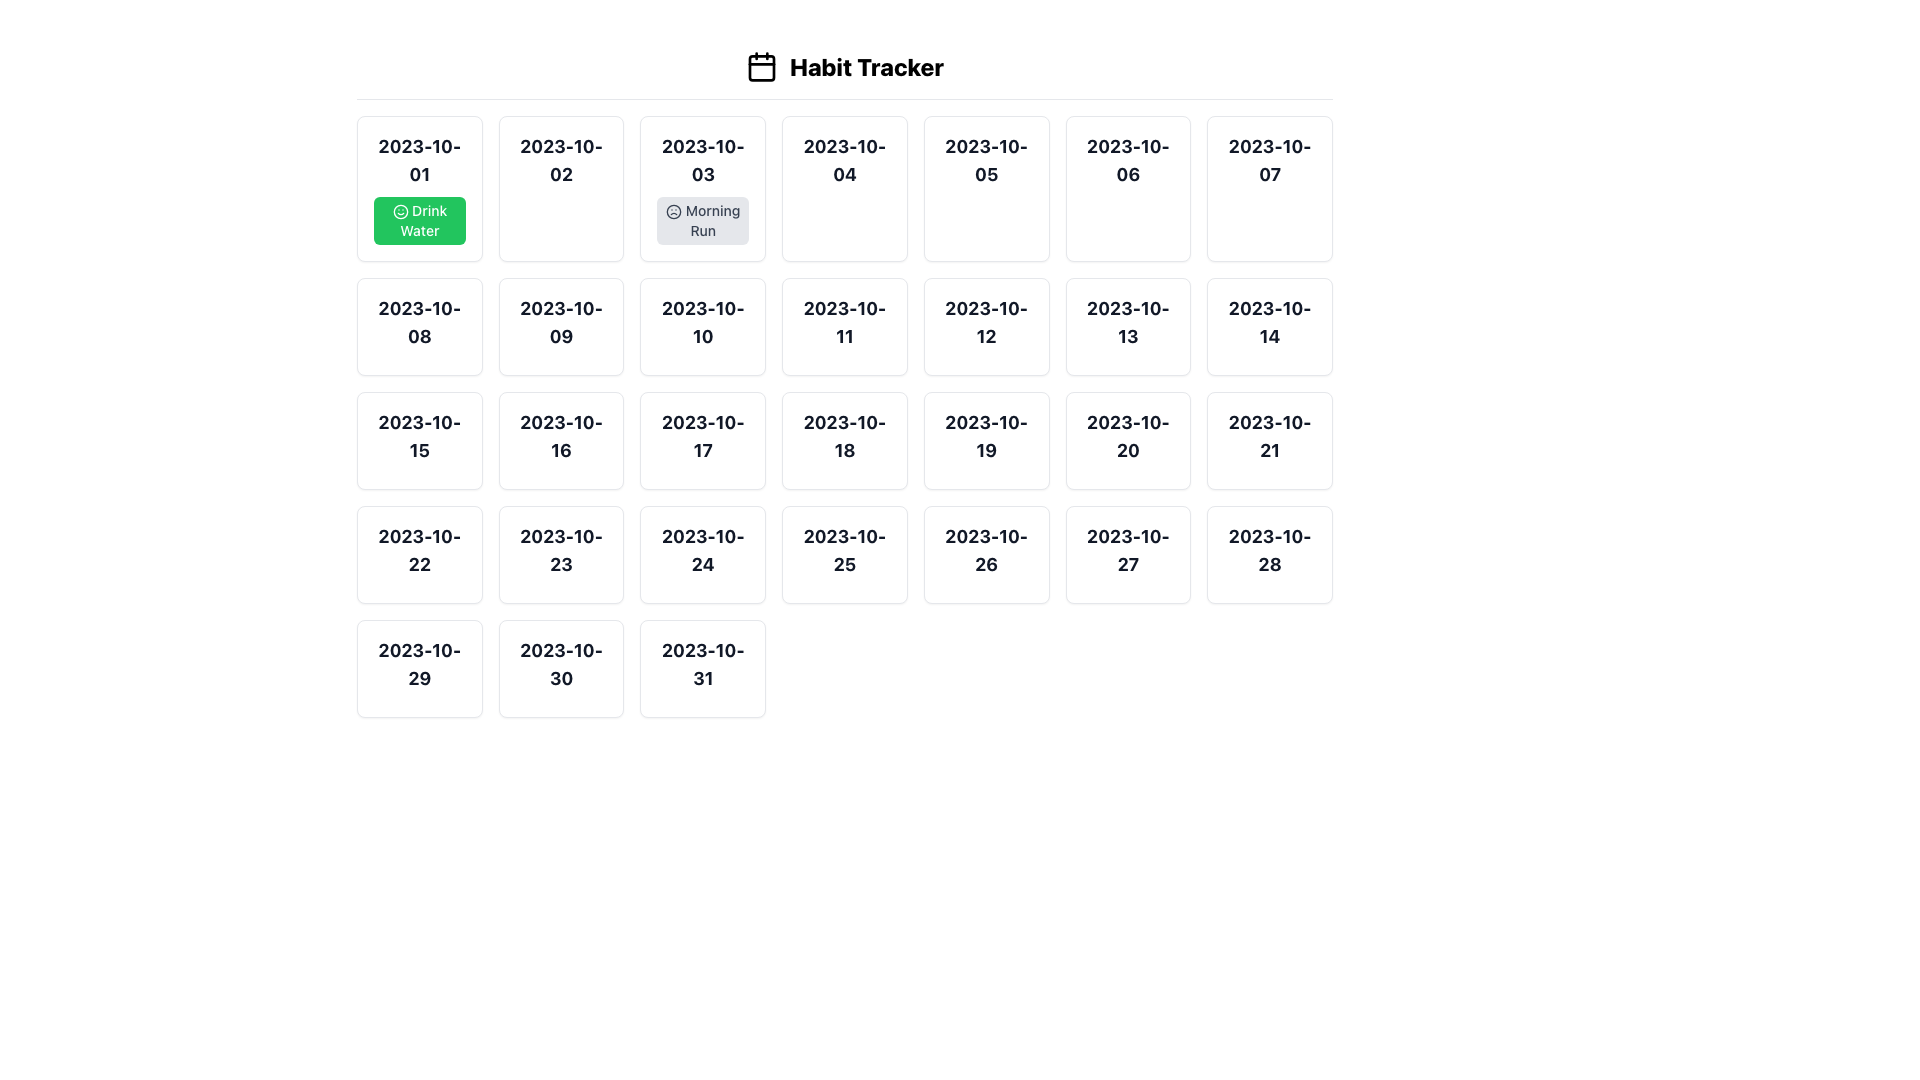  Describe the element at coordinates (400, 212) in the screenshot. I see `the circular graphical element inside the green-bordered box labeled 'Drink Water' in the habit tracking interface for October 1, 2023` at that location.